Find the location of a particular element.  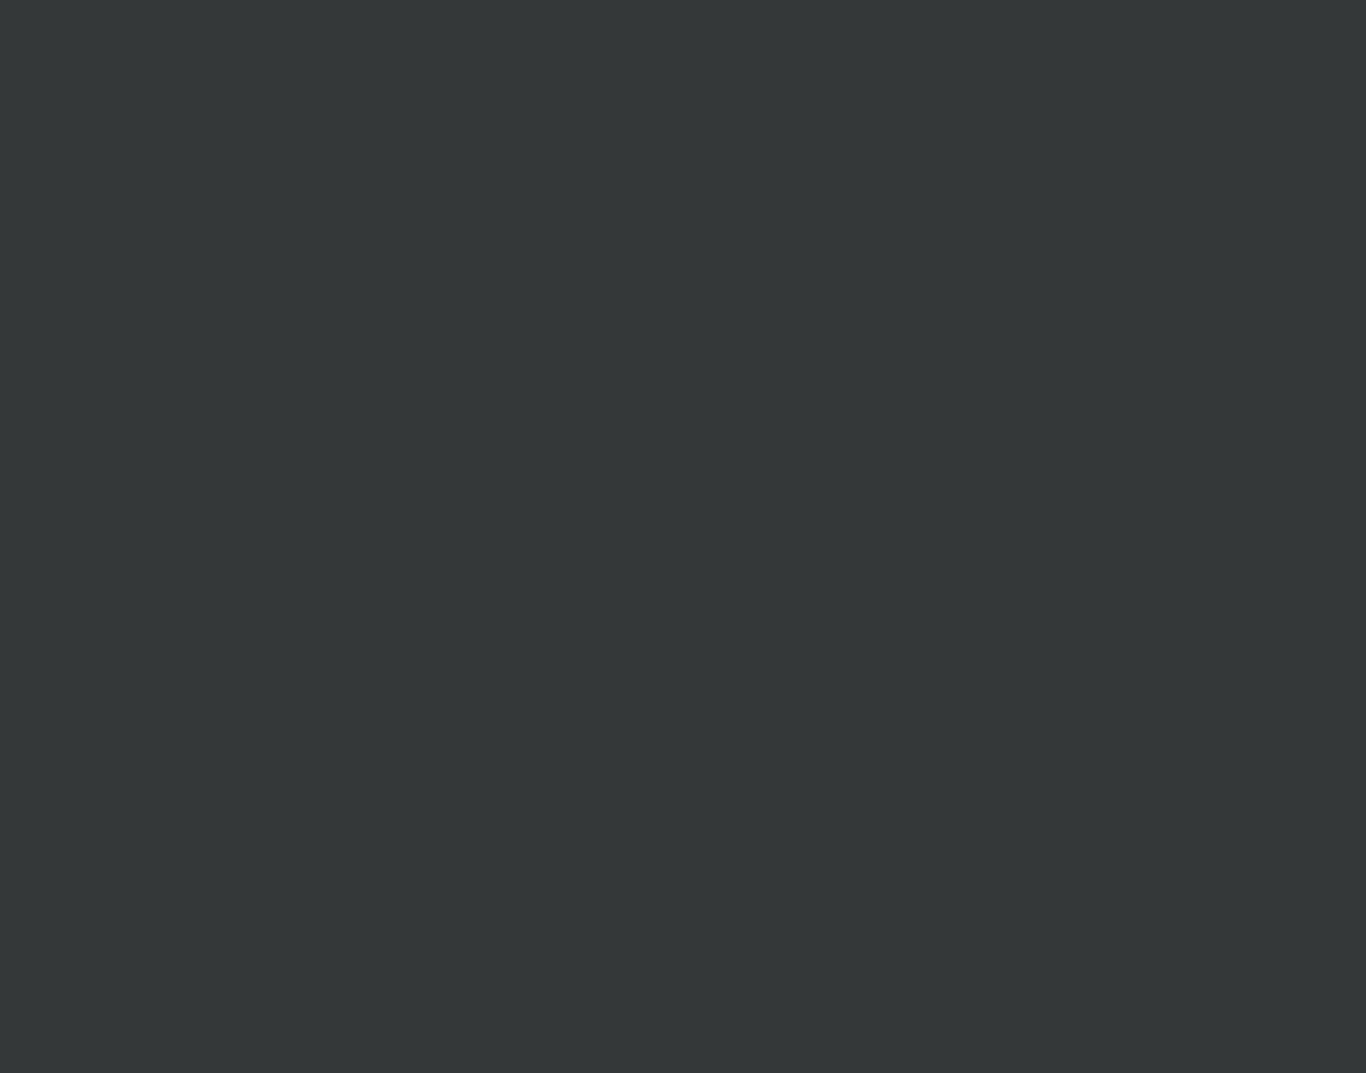

'google form' is located at coordinates (824, 200).